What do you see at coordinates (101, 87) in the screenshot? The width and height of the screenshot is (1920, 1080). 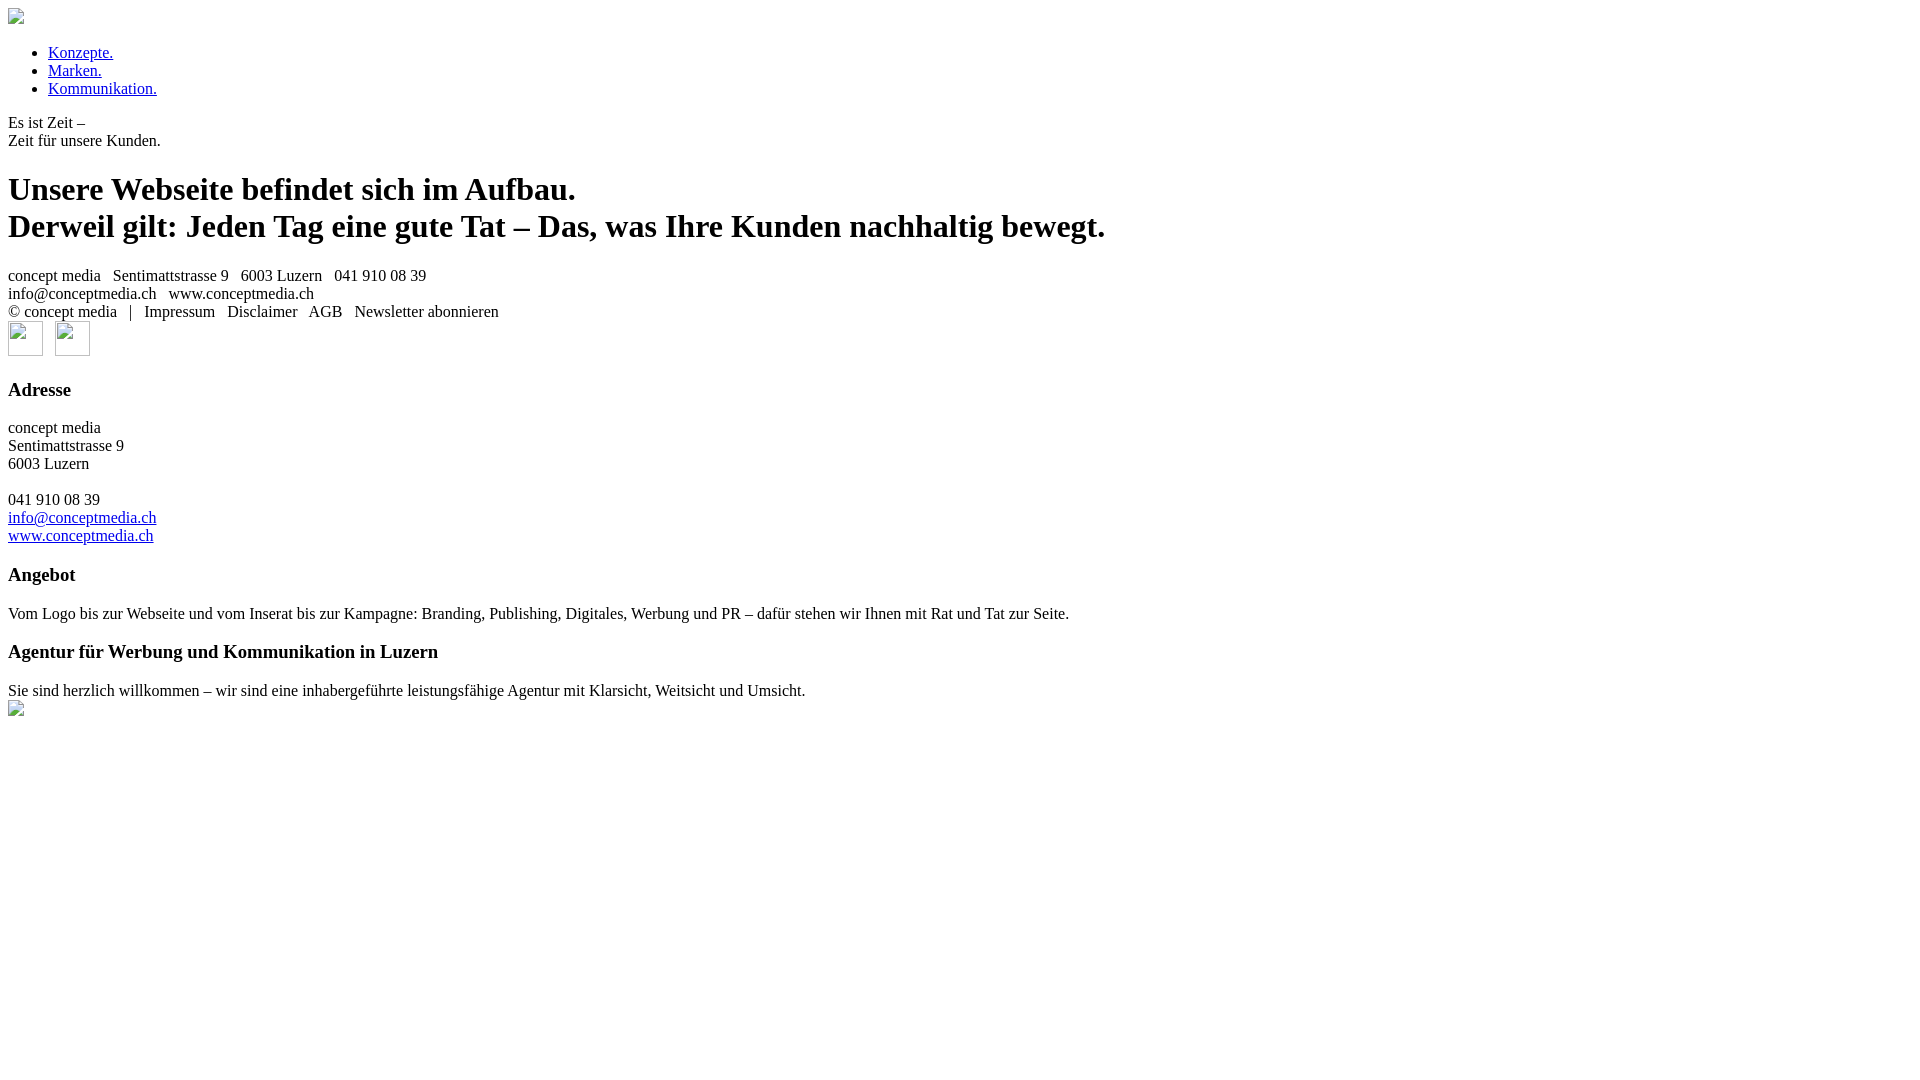 I see `'Kommunikation.'` at bounding box center [101, 87].